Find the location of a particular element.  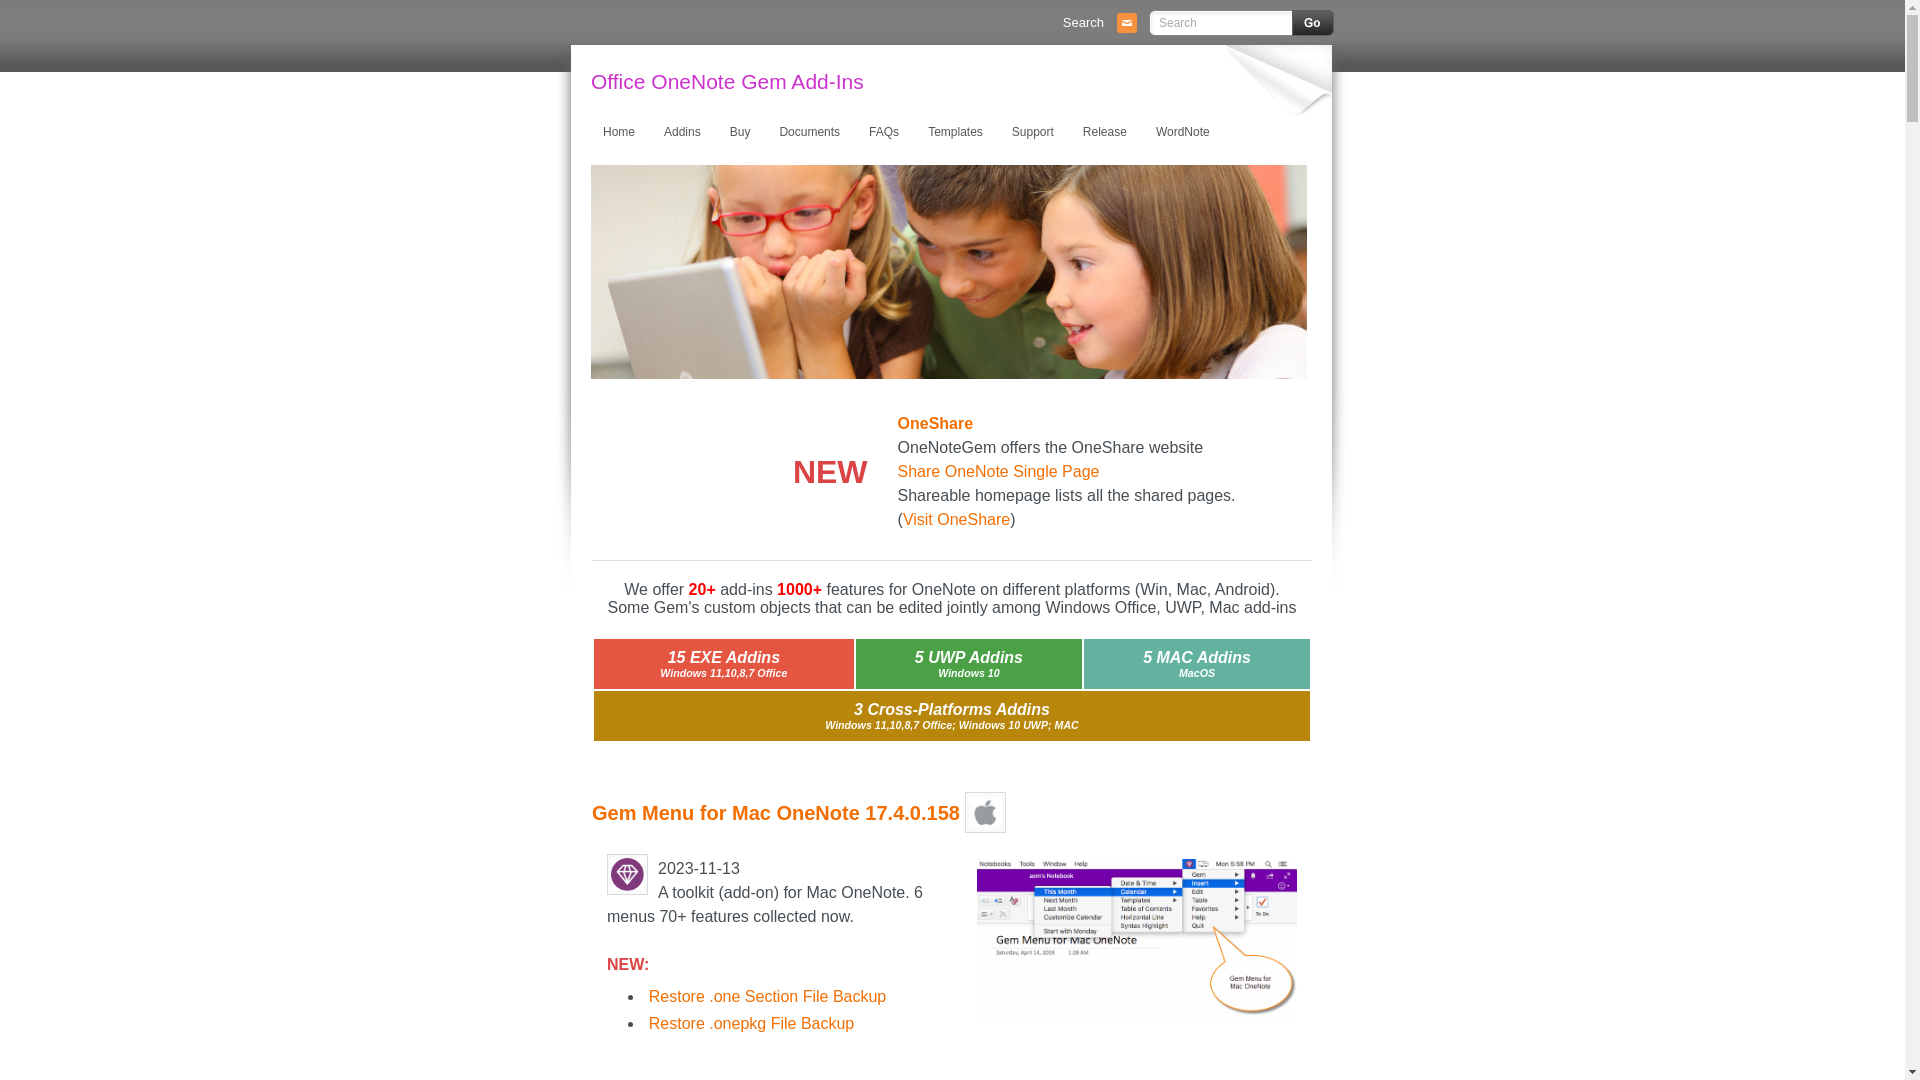

'Addins' is located at coordinates (681, 131).